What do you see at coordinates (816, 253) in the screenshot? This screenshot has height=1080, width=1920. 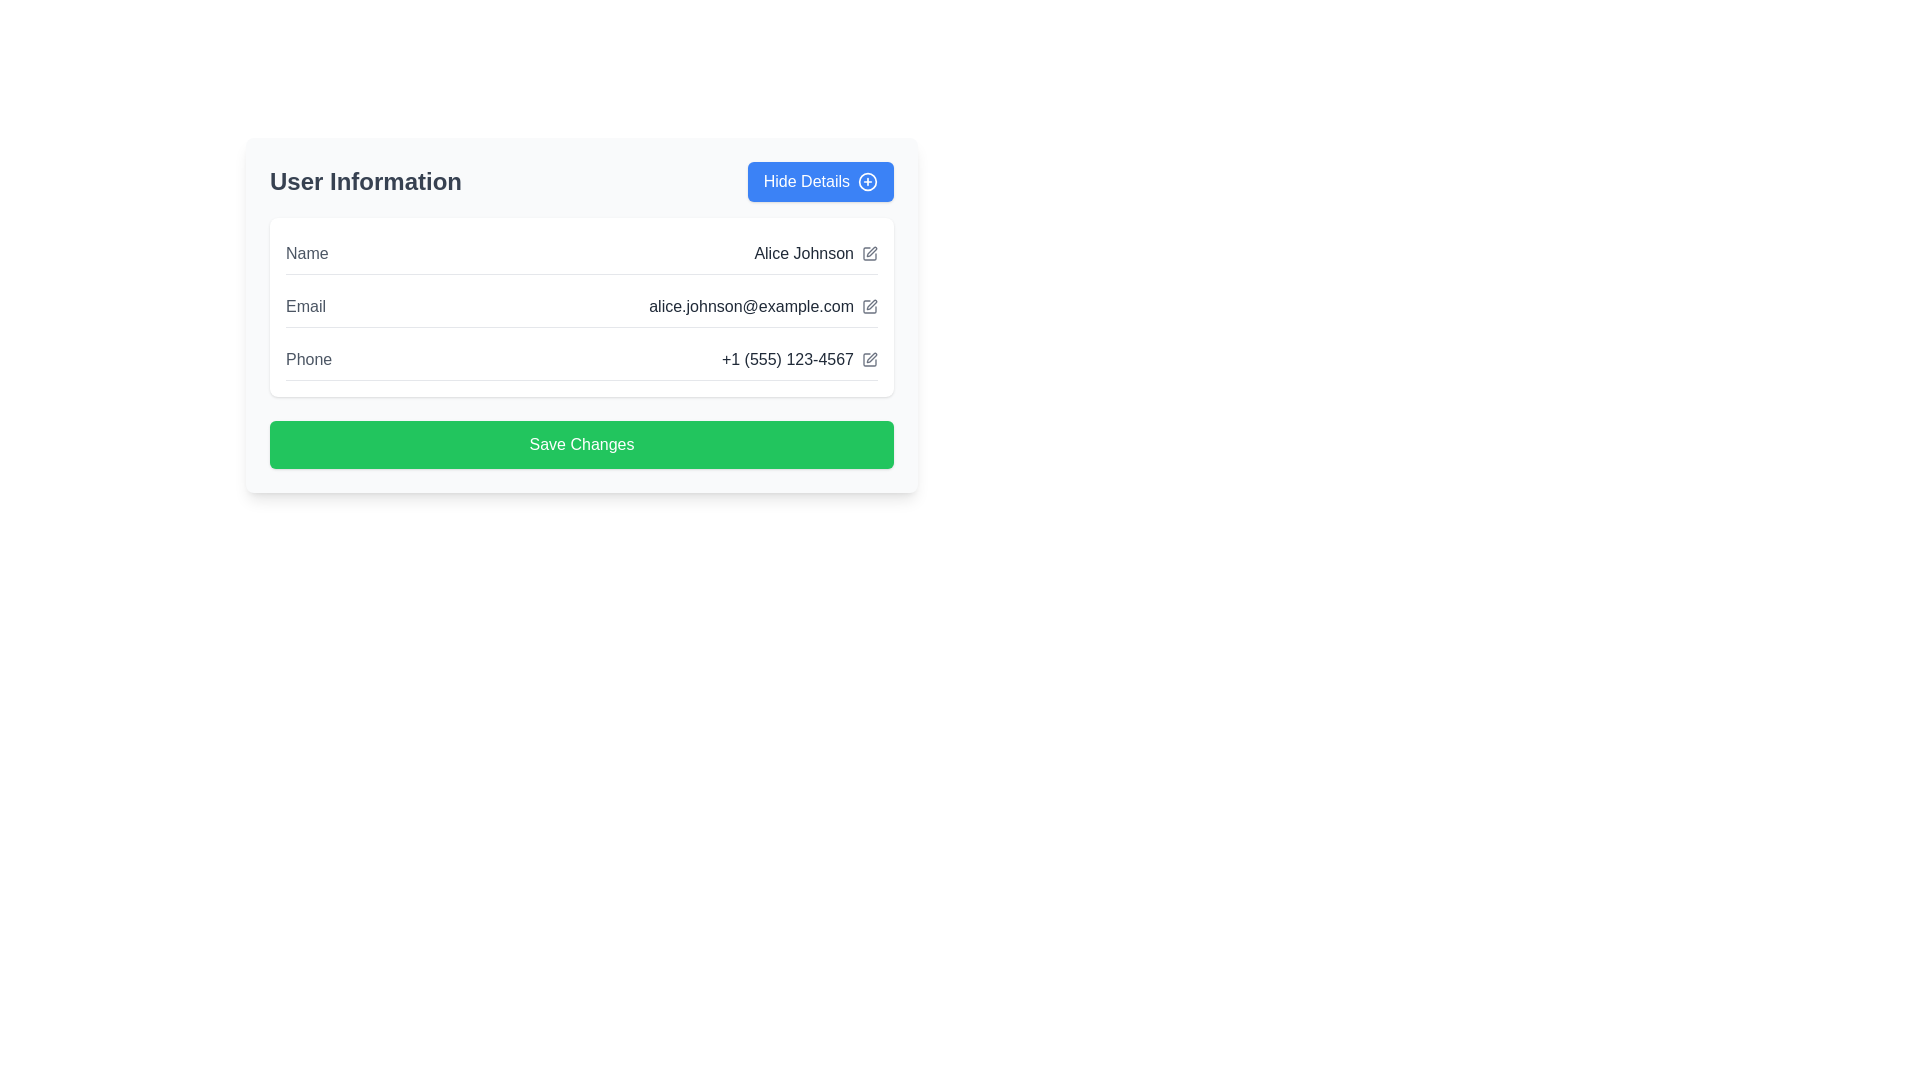 I see `the text display element showing 'Alice Johnson' with an adjacent pen icon for editing, found in the user information form section labeled 'Name'` at bounding box center [816, 253].